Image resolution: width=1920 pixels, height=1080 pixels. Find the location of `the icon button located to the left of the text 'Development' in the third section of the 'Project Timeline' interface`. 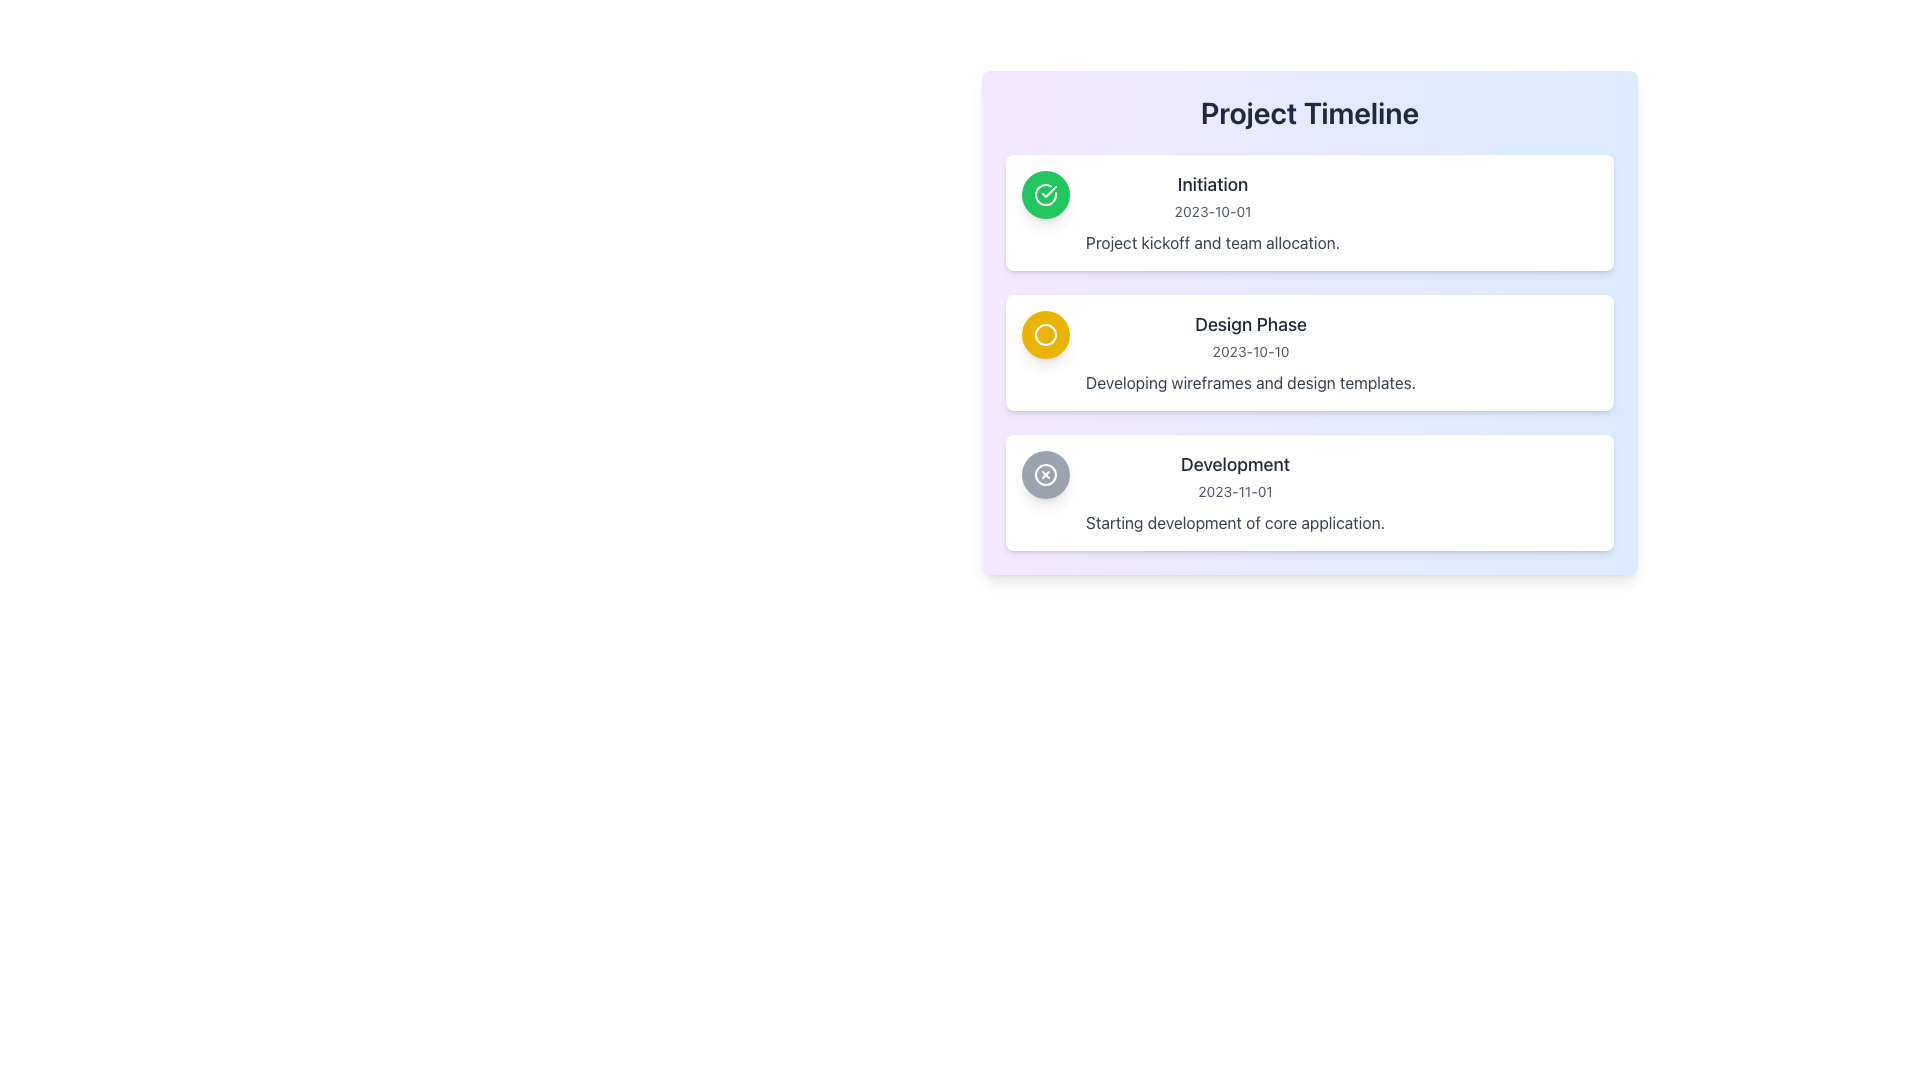

the icon button located to the left of the text 'Development' in the third section of the 'Project Timeline' interface is located at coordinates (1045, 474).